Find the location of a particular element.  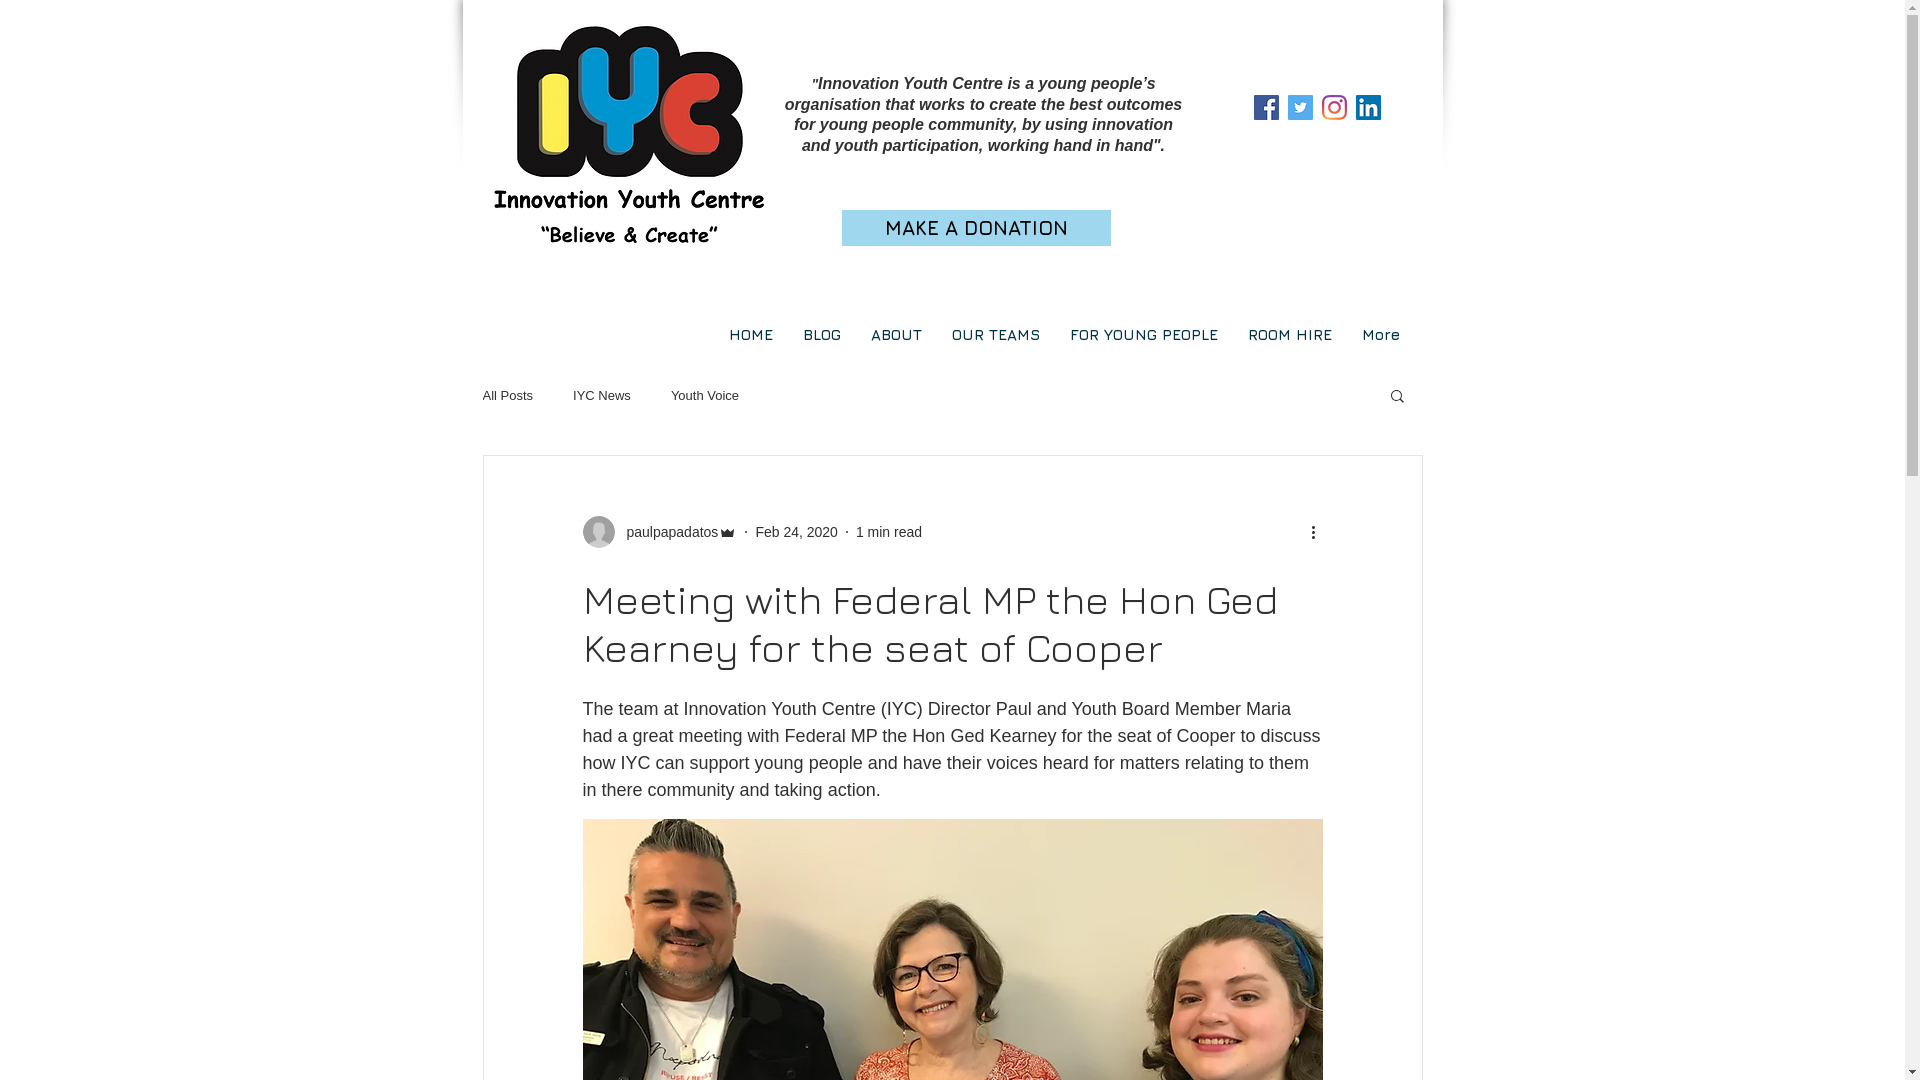

'ABOUT' is located at coordinates (855, 330).